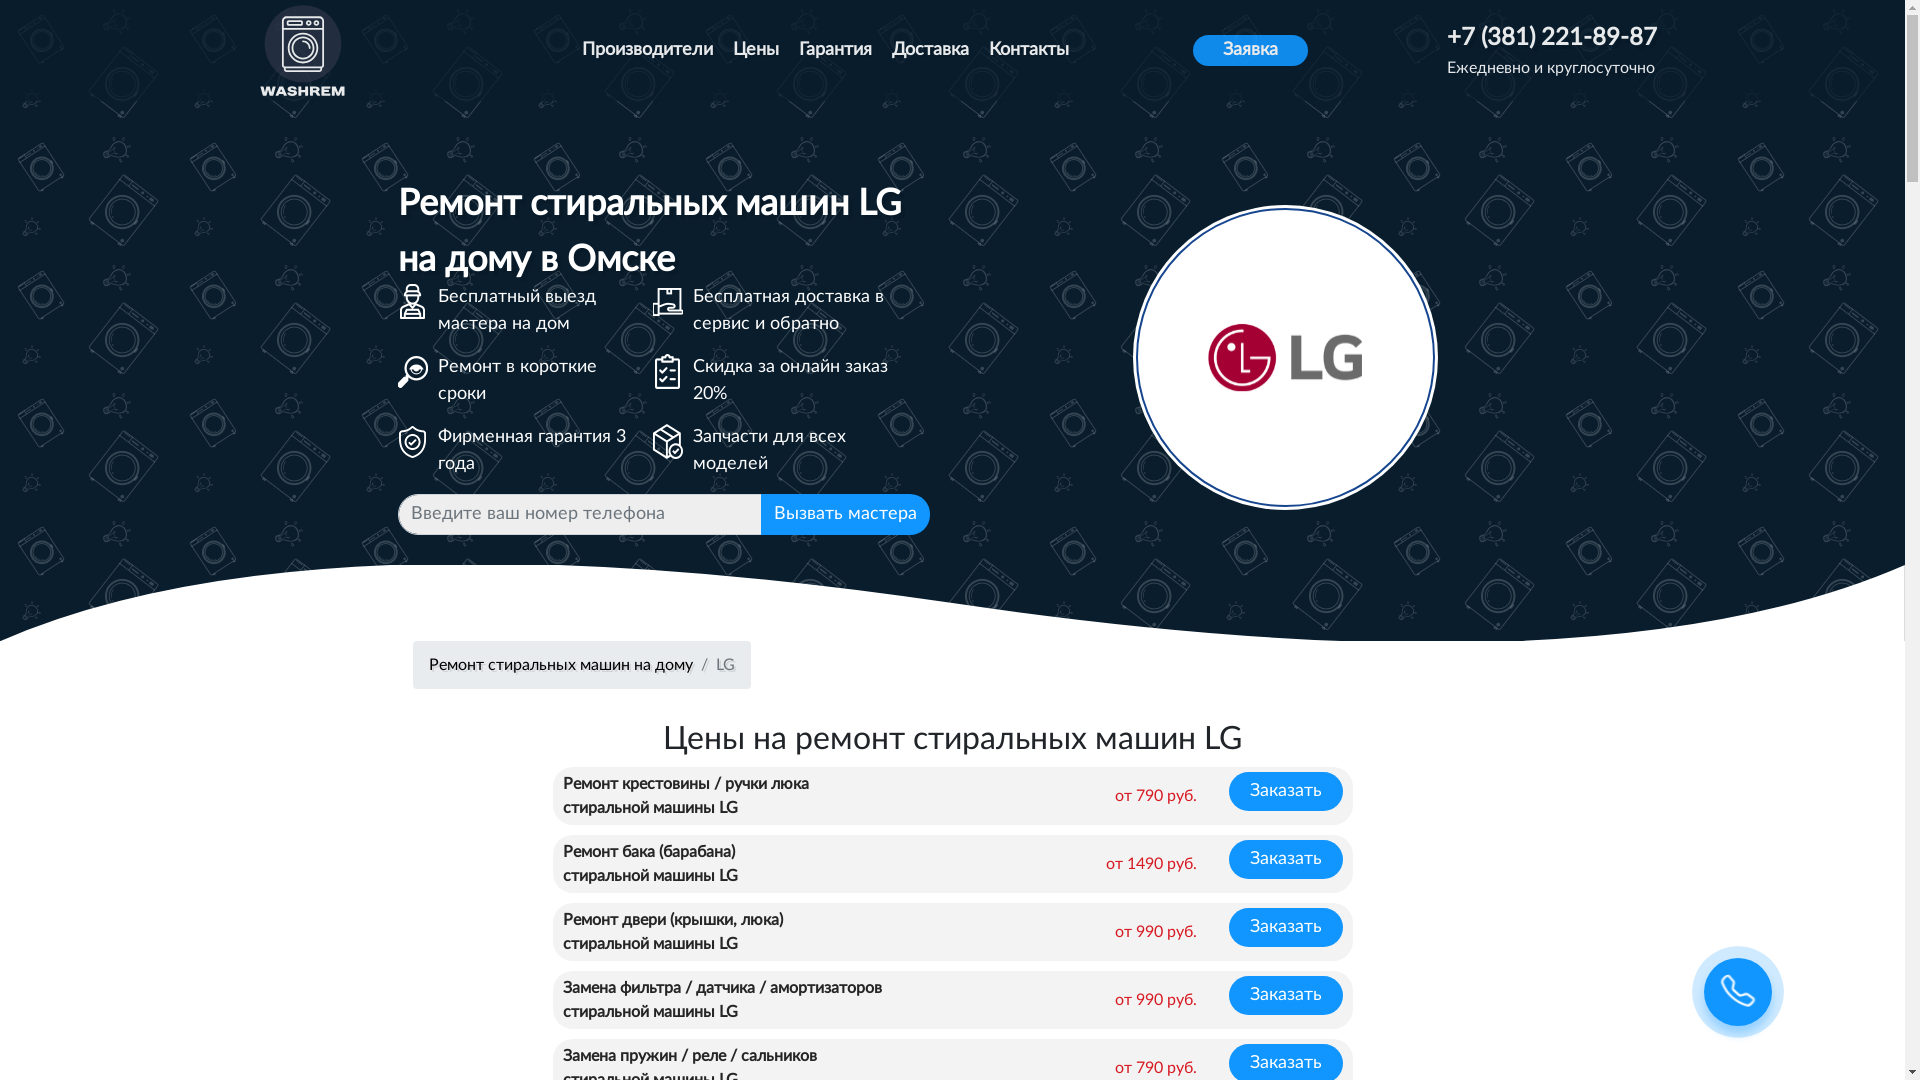 The width and height of the screenshot is (1920, 1080). Describe the element at coordinates (1550, 38) in the screenshot. I see `'+7 (381) 221-89-87'` at that location.